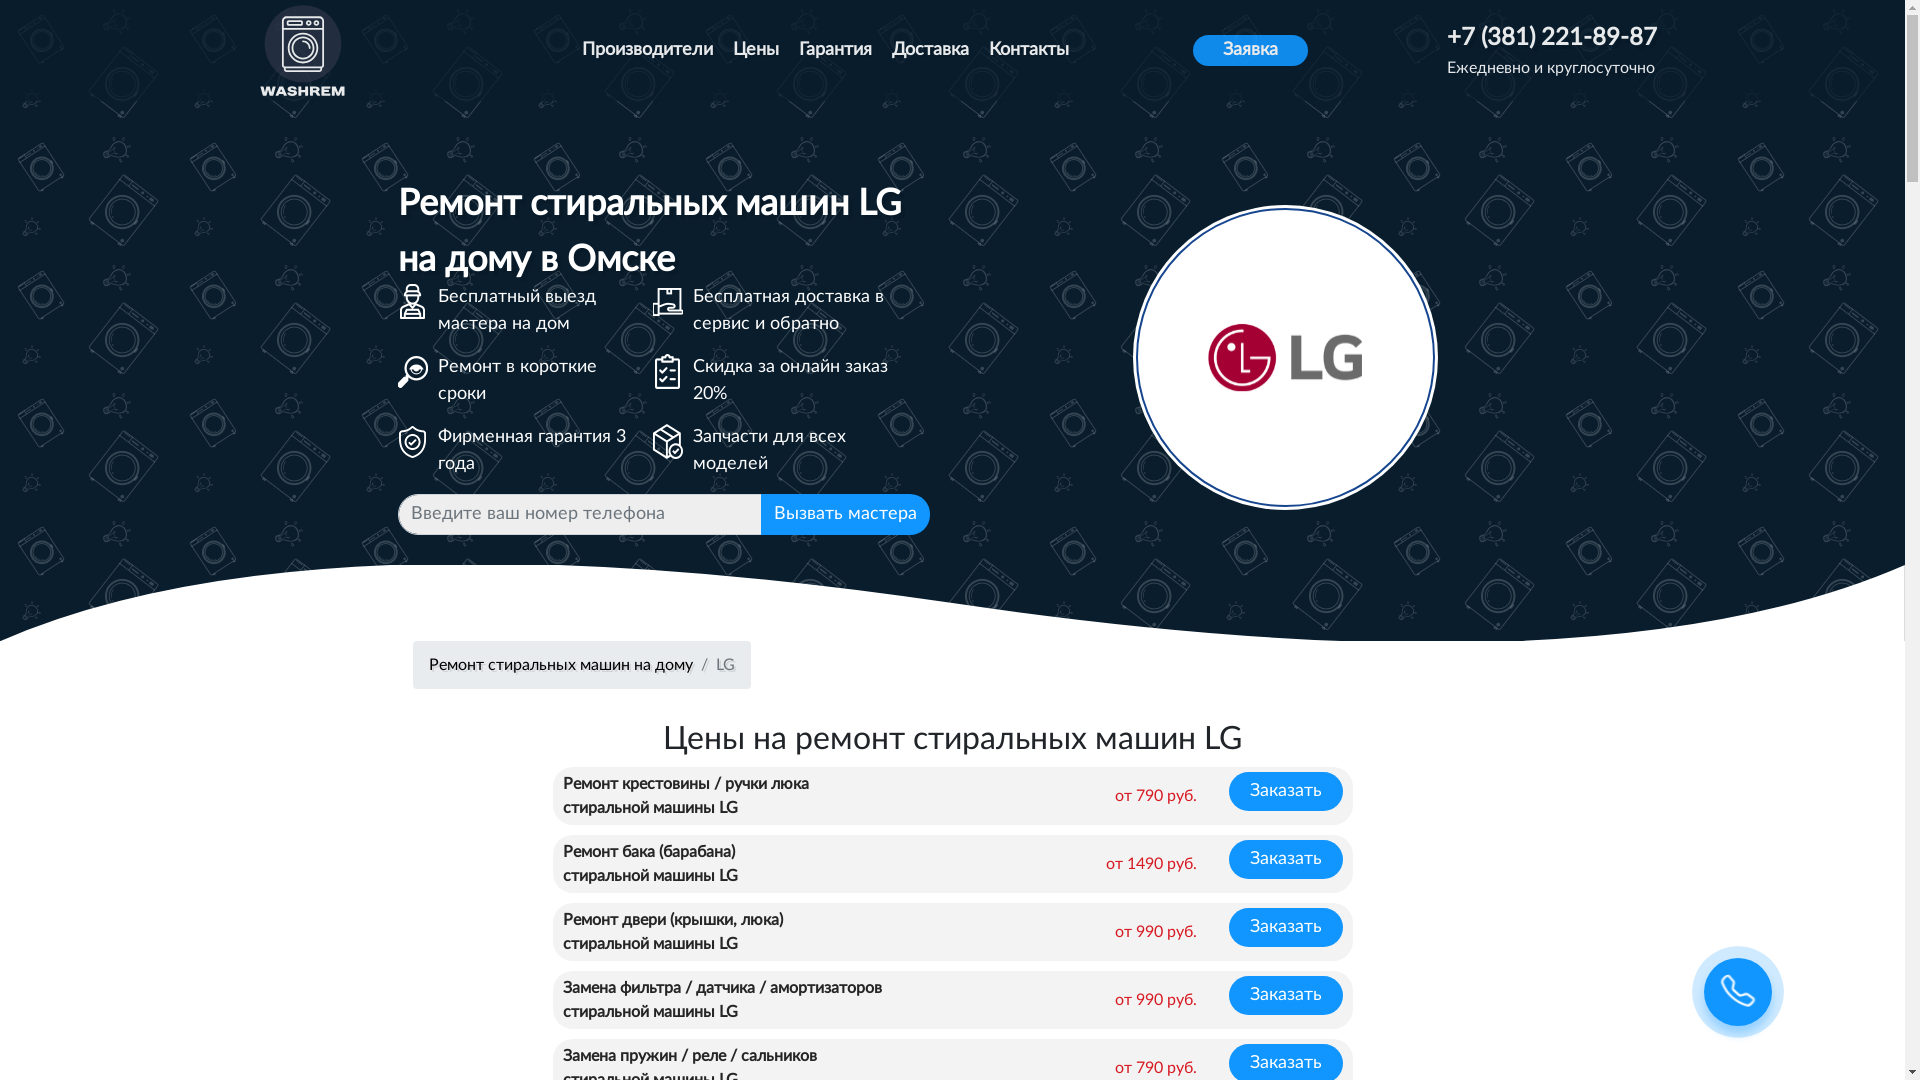 The width and height of the screenshot is (1920, 1080). Describe the element at coordinates (1550, 38) in the screenshot. I see `'+7 (381) 221-89-87'` at that location.